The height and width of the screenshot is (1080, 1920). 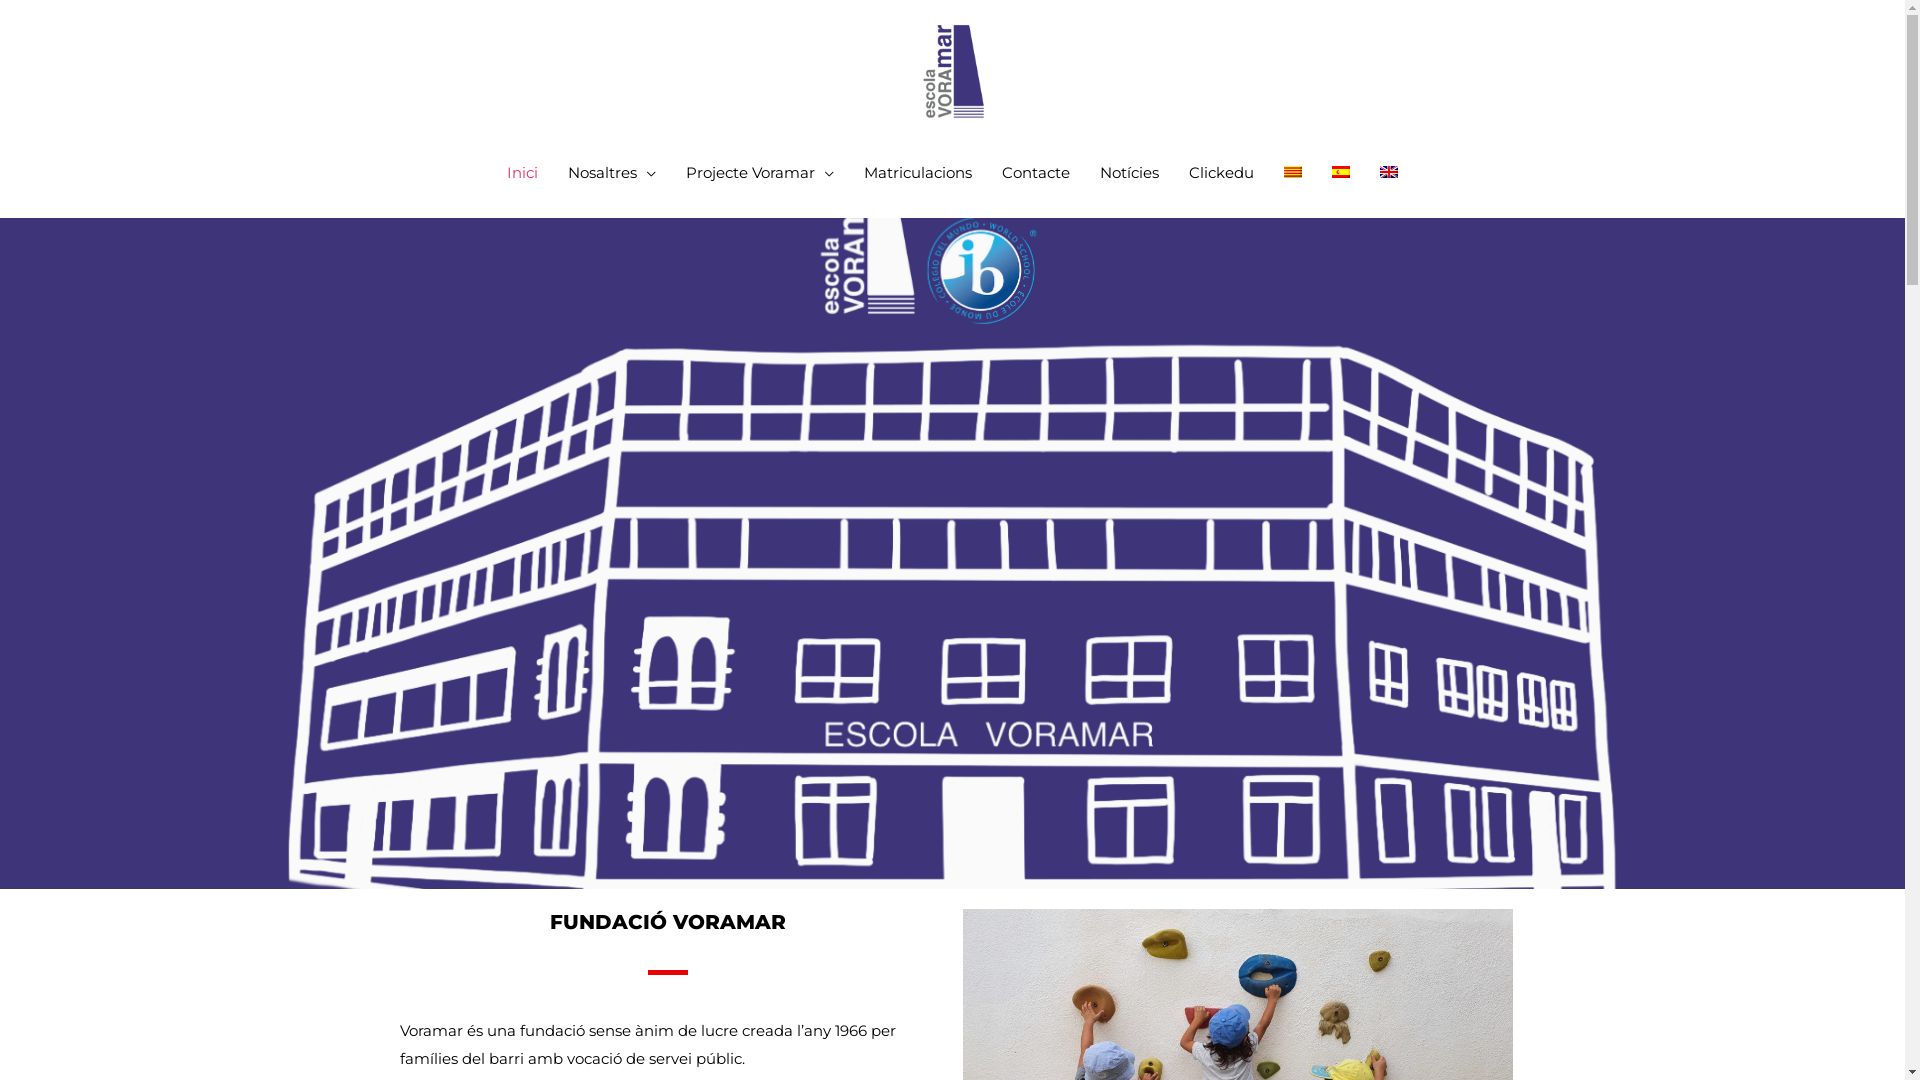 What do you see at coordinates (916, 172) in the screenshot?
I see `'Matriculacions'` at bounding box center [916, 172].